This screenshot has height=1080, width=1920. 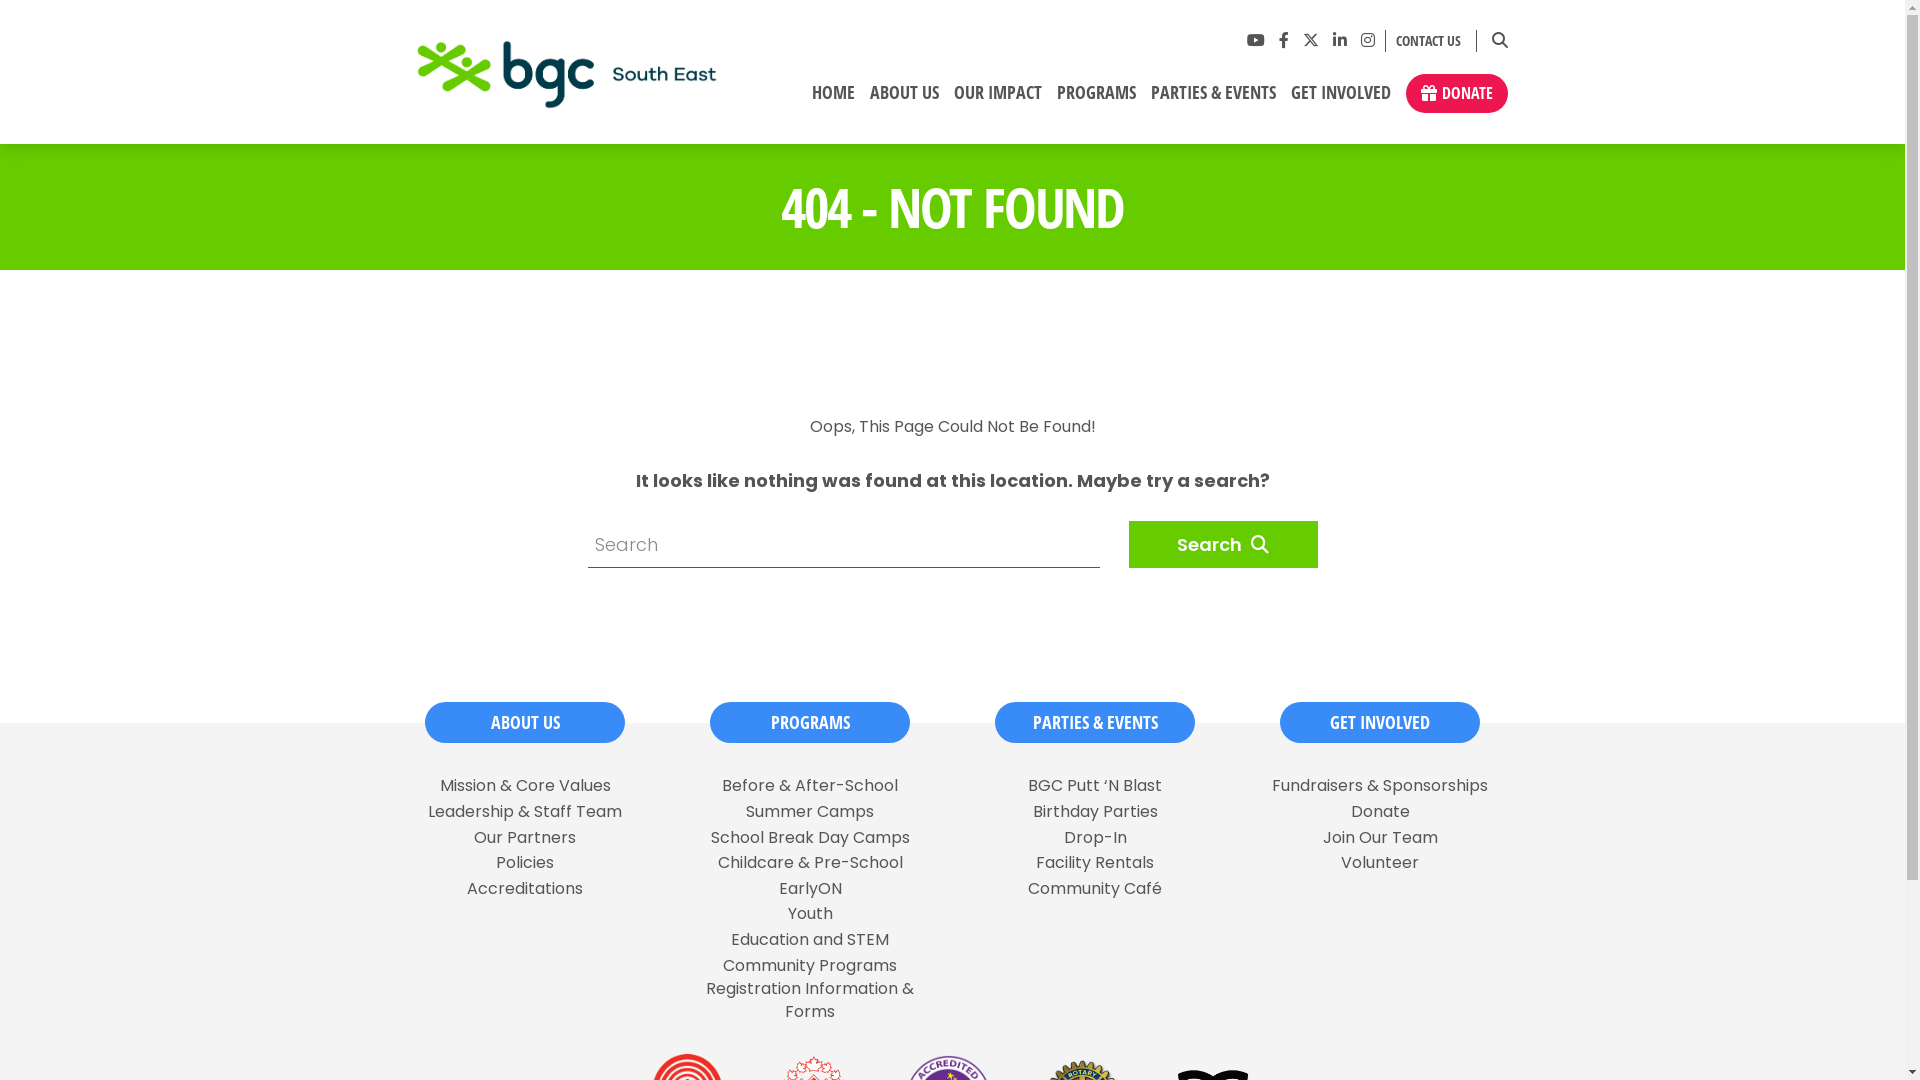 What do you see at coordinates (809, 1000) in the screenshot?
I see `'Registration Information & Forms'` at bounding box center [809, 1000].